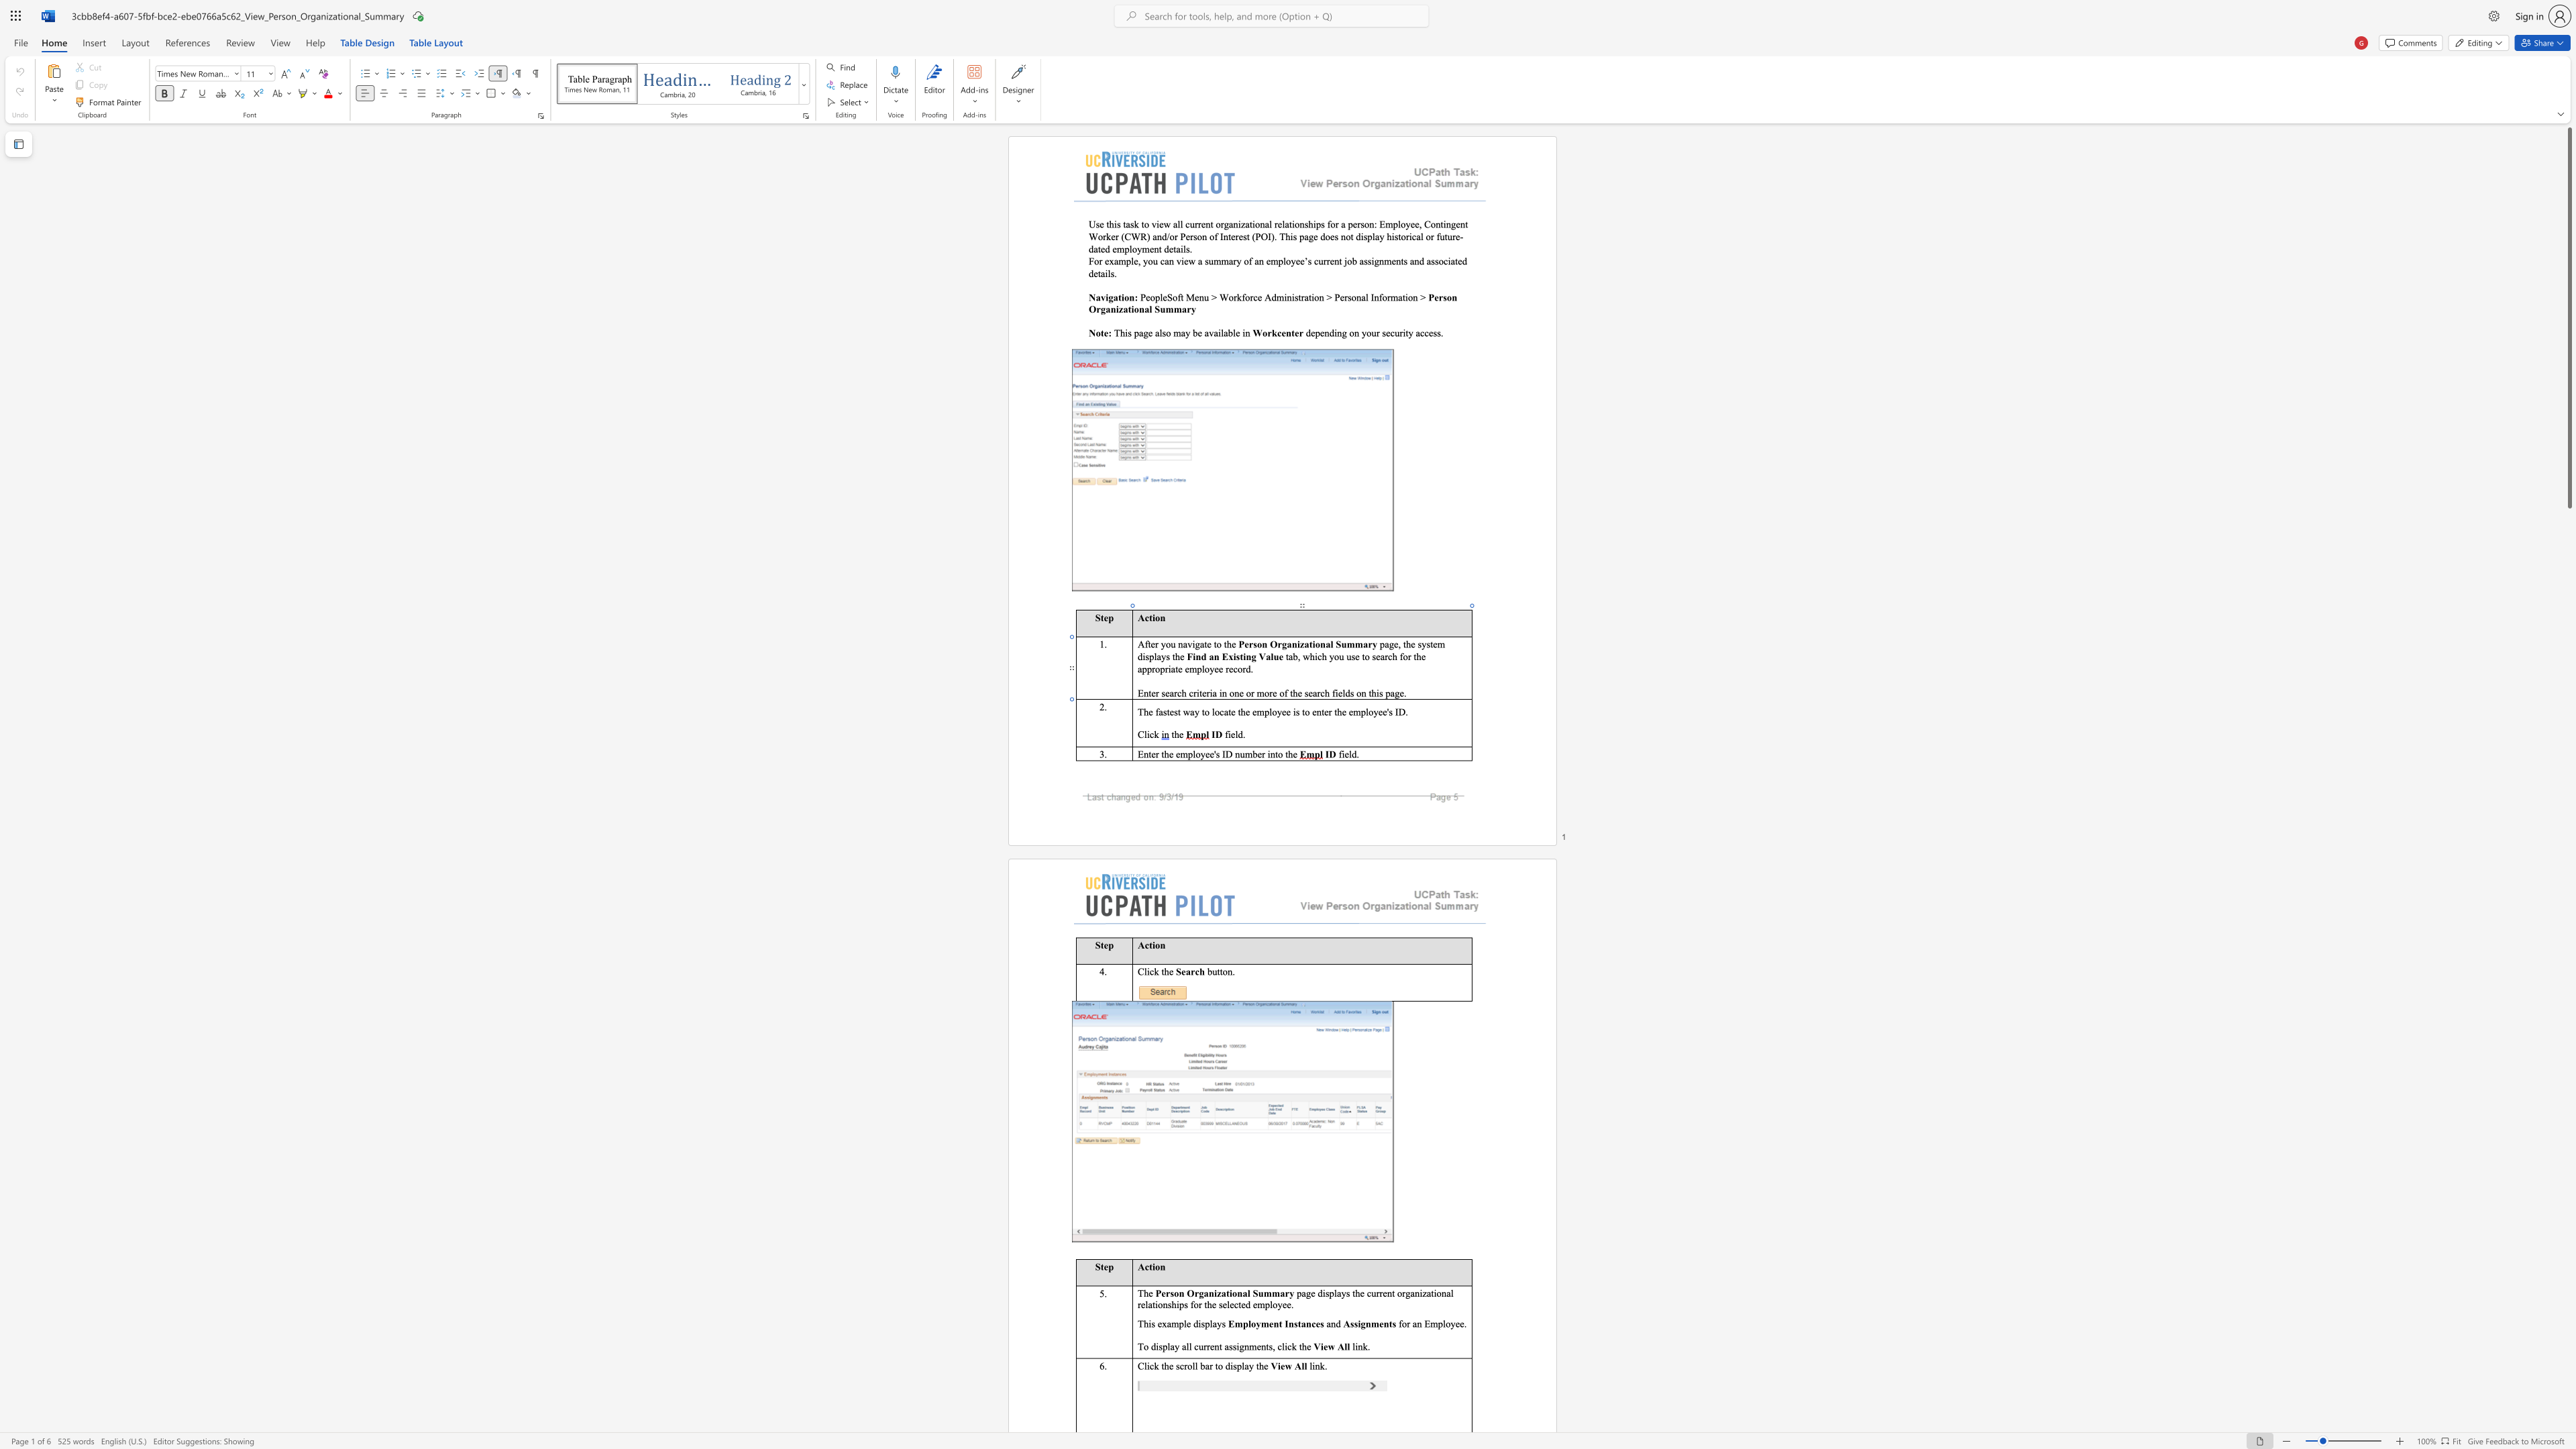  Describe the element at coordinates (1159, 1305) in the screenshot. I see `the 3th character "o" in the text` at that location.